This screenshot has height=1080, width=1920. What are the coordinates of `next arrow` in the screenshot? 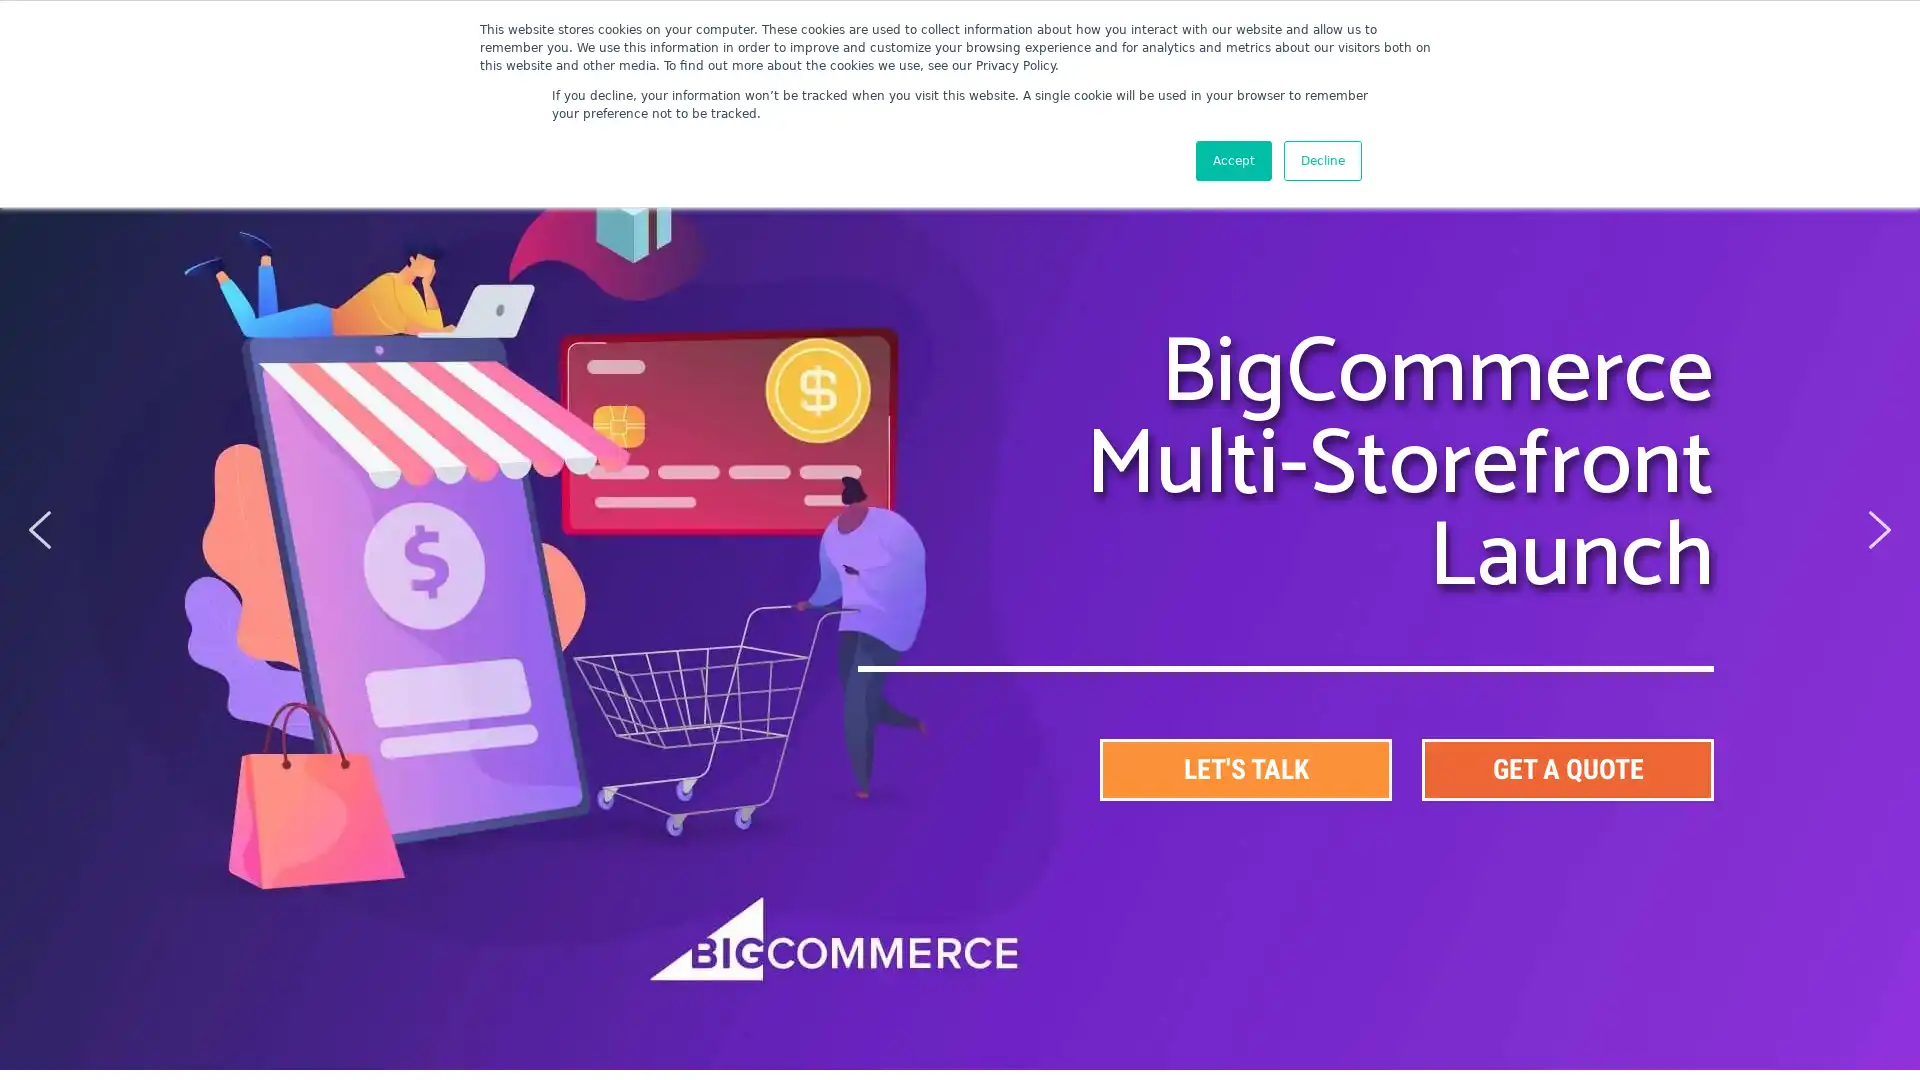 It's located at (1879, 527).